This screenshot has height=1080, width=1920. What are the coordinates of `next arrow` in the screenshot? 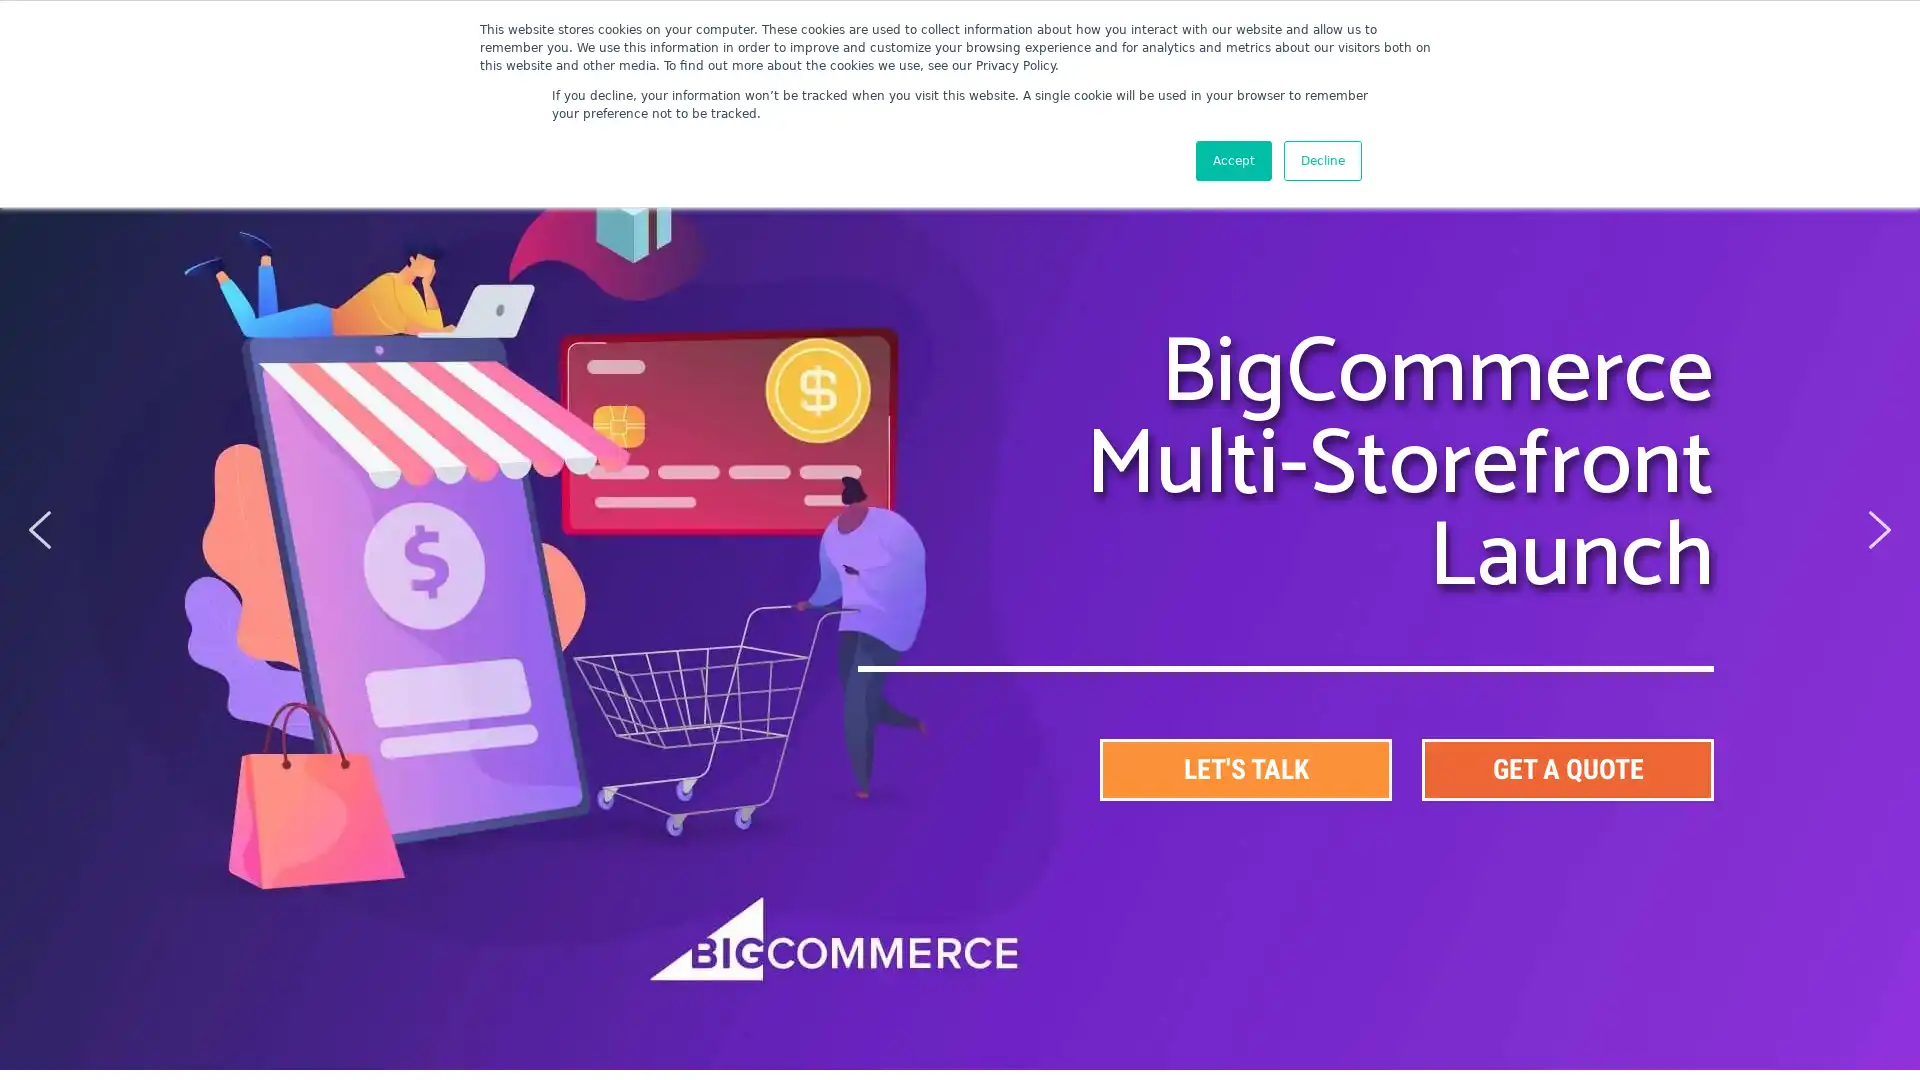 It's located at (1879, 527).